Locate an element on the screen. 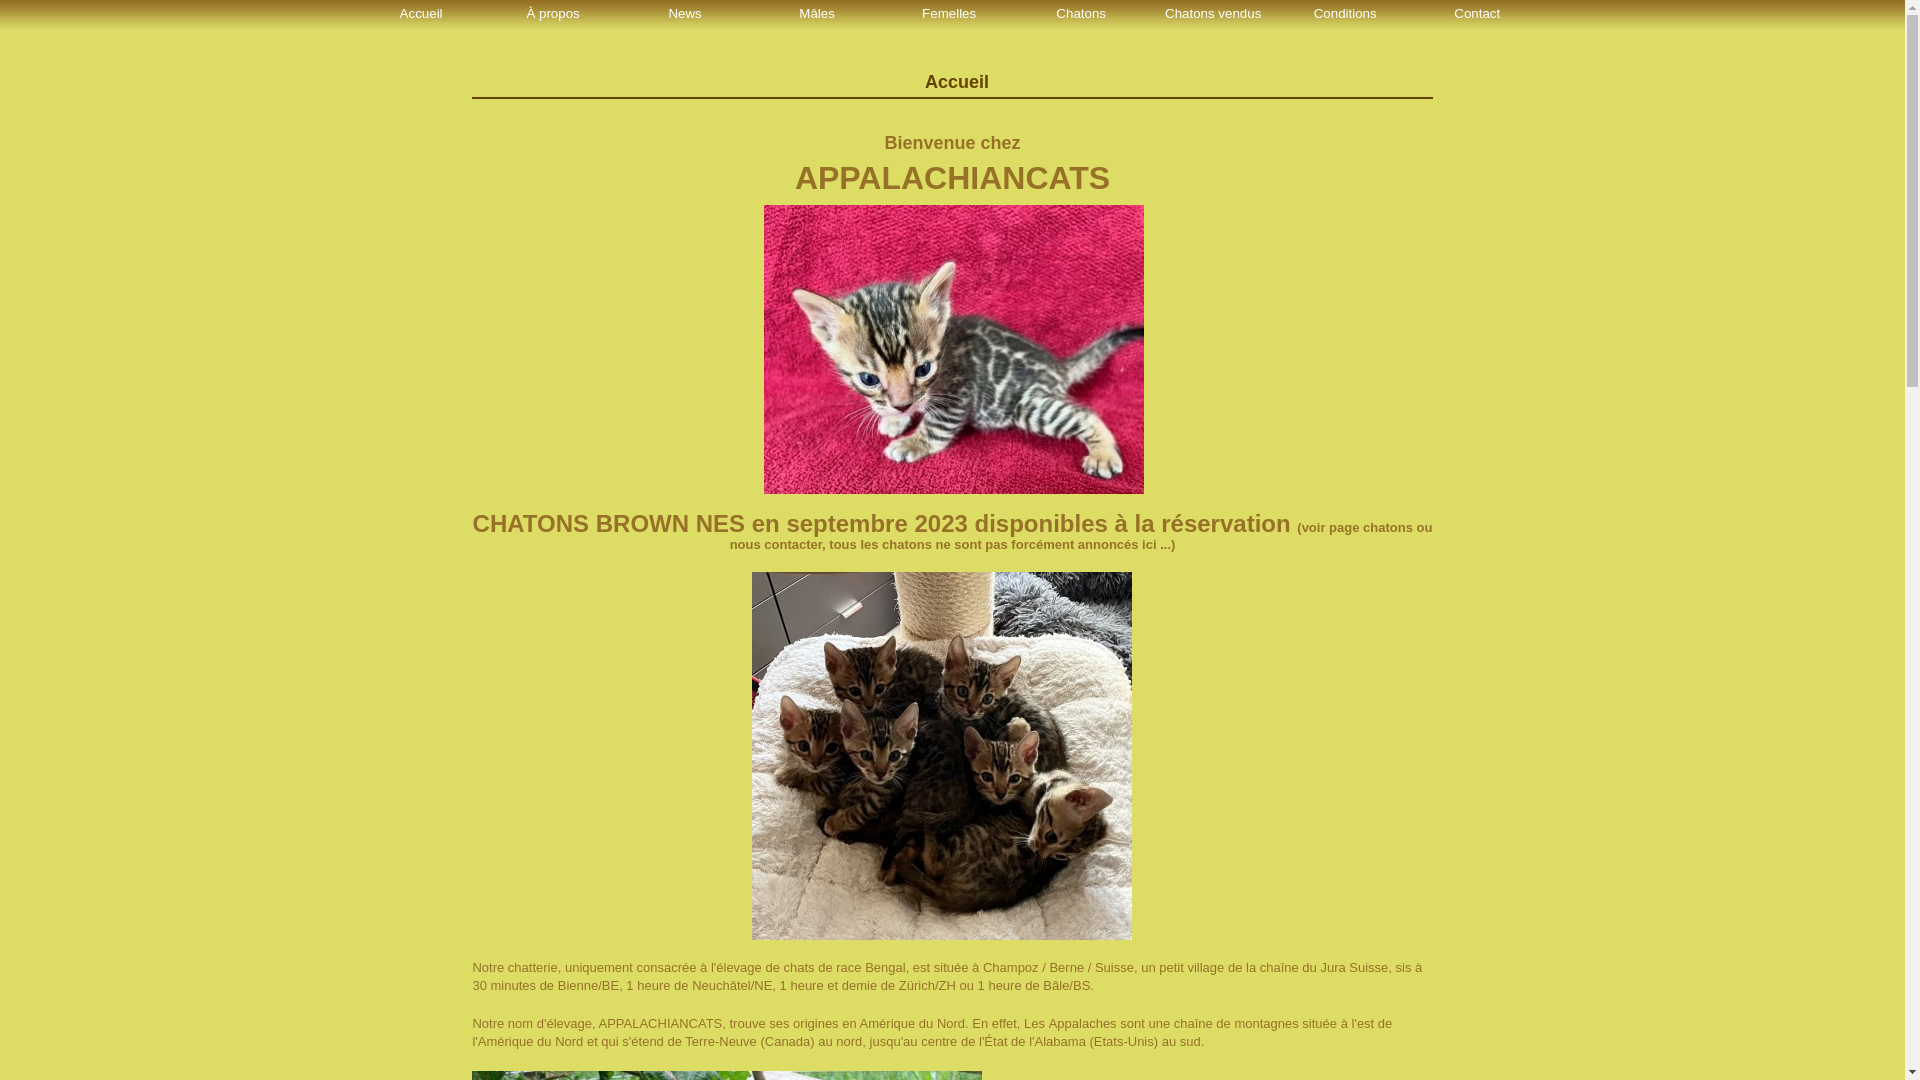  'Chatons vendus' is located at coordinates (1209, 14).